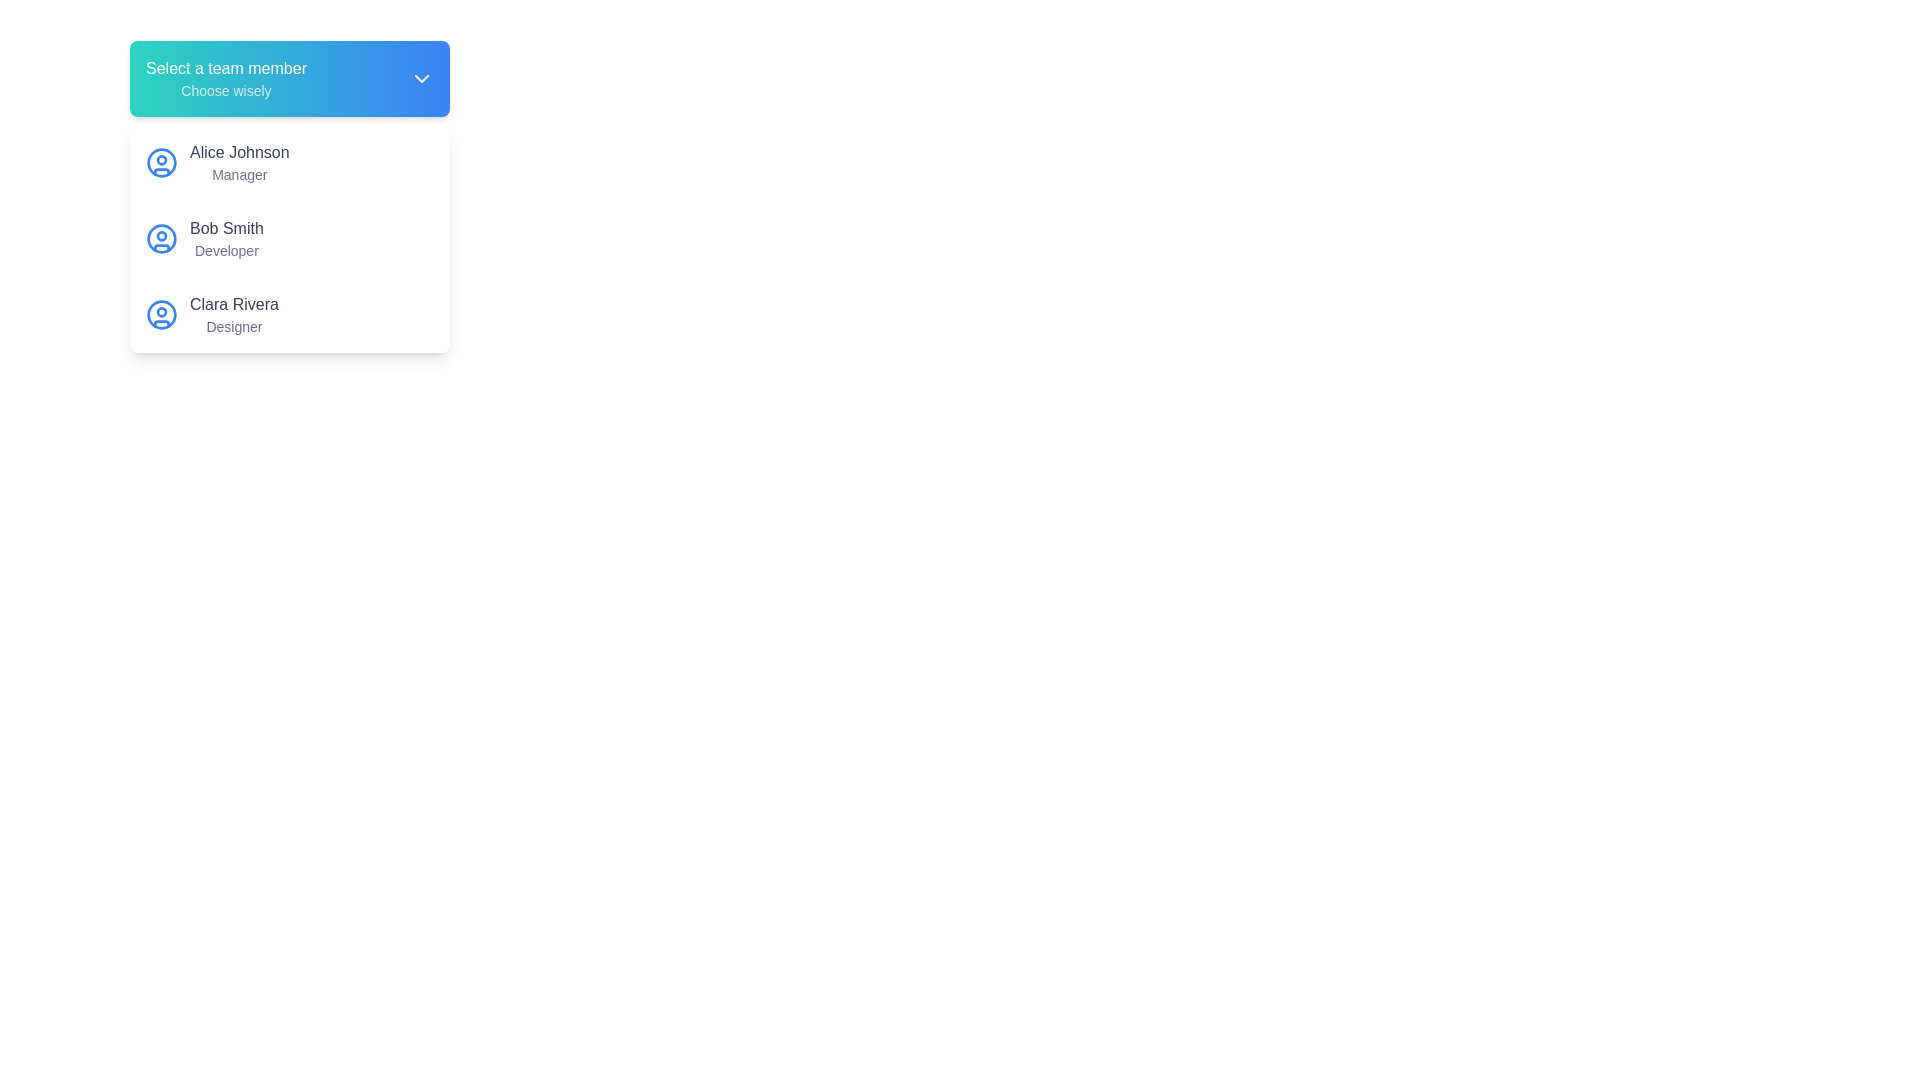  What do you see at coordinates (162, 238) in the screenshot?
I see `the User icon representing the profile illustration for user 'Bob Smith' to indicate the user's choice` at bounding box center [162, 238].